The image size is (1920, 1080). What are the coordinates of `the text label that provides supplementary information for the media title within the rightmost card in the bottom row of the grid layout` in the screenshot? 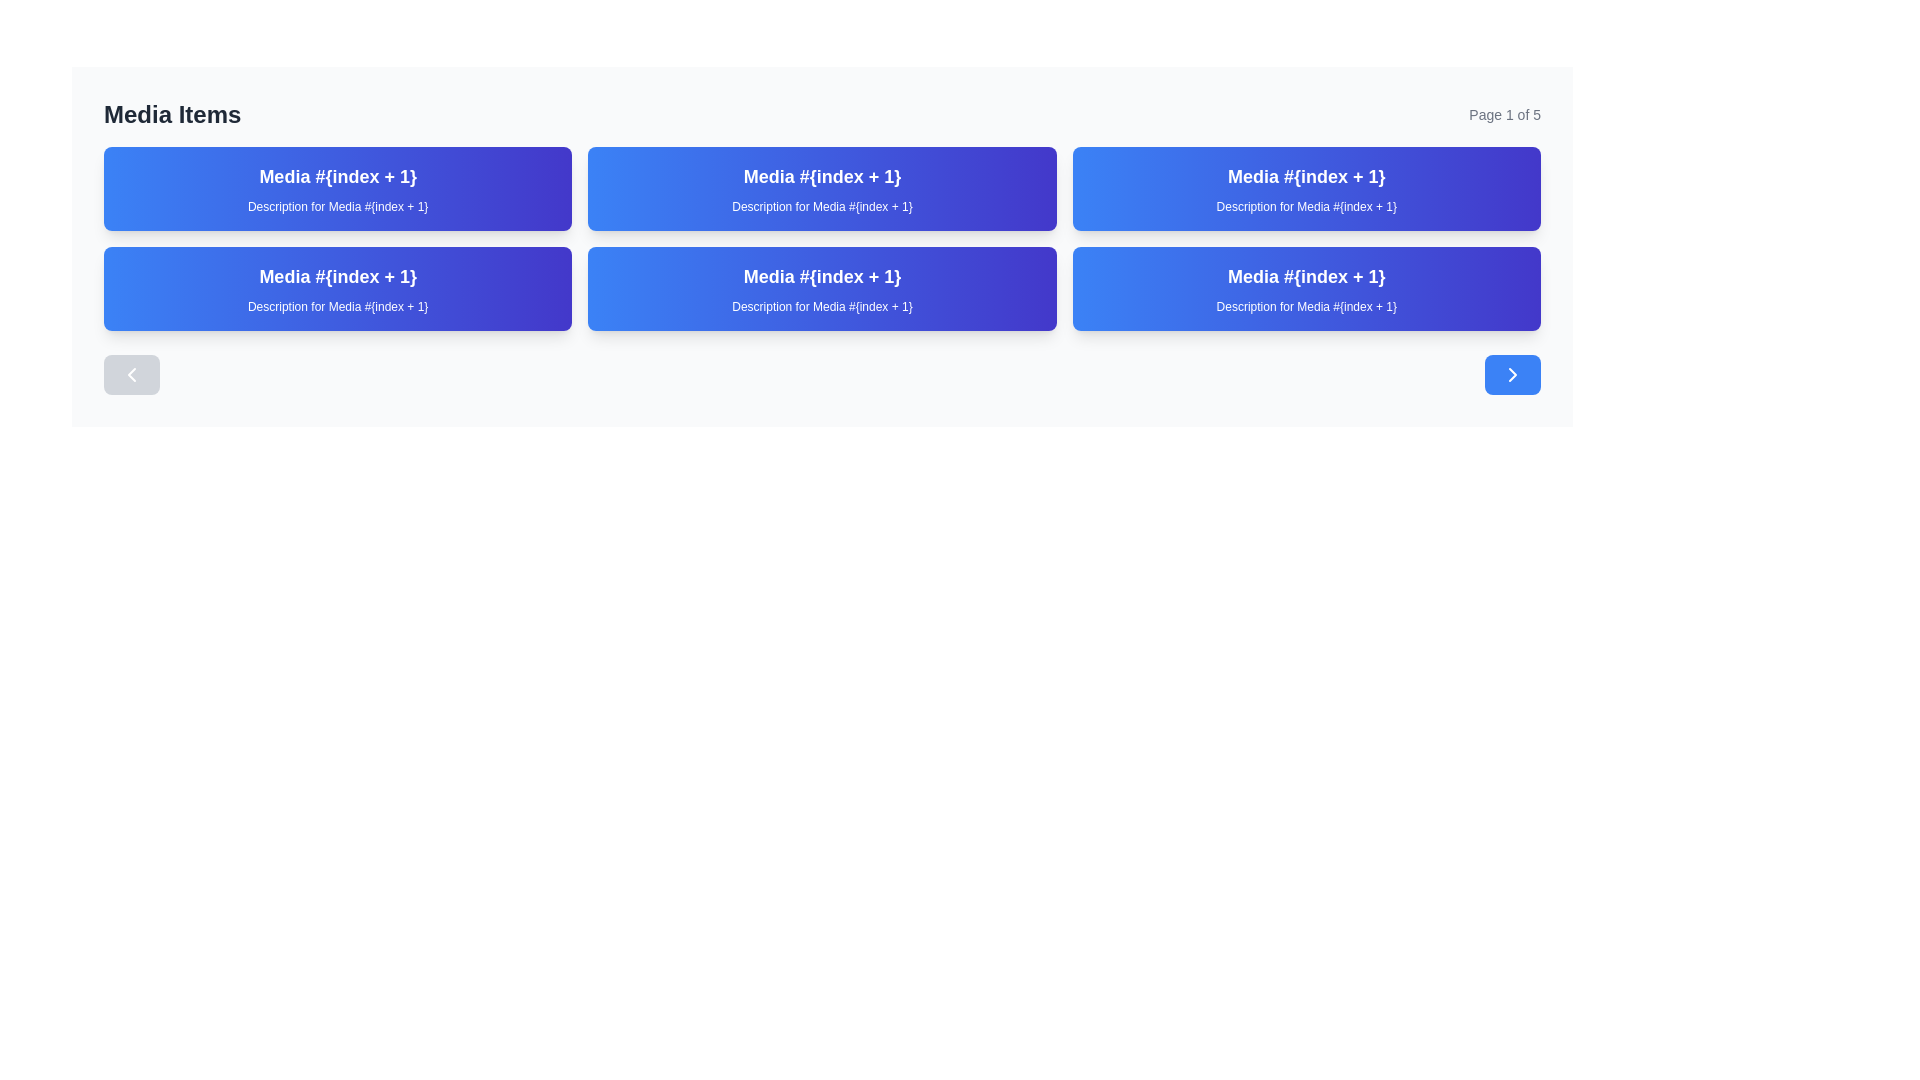 It's located at (1306, 307).